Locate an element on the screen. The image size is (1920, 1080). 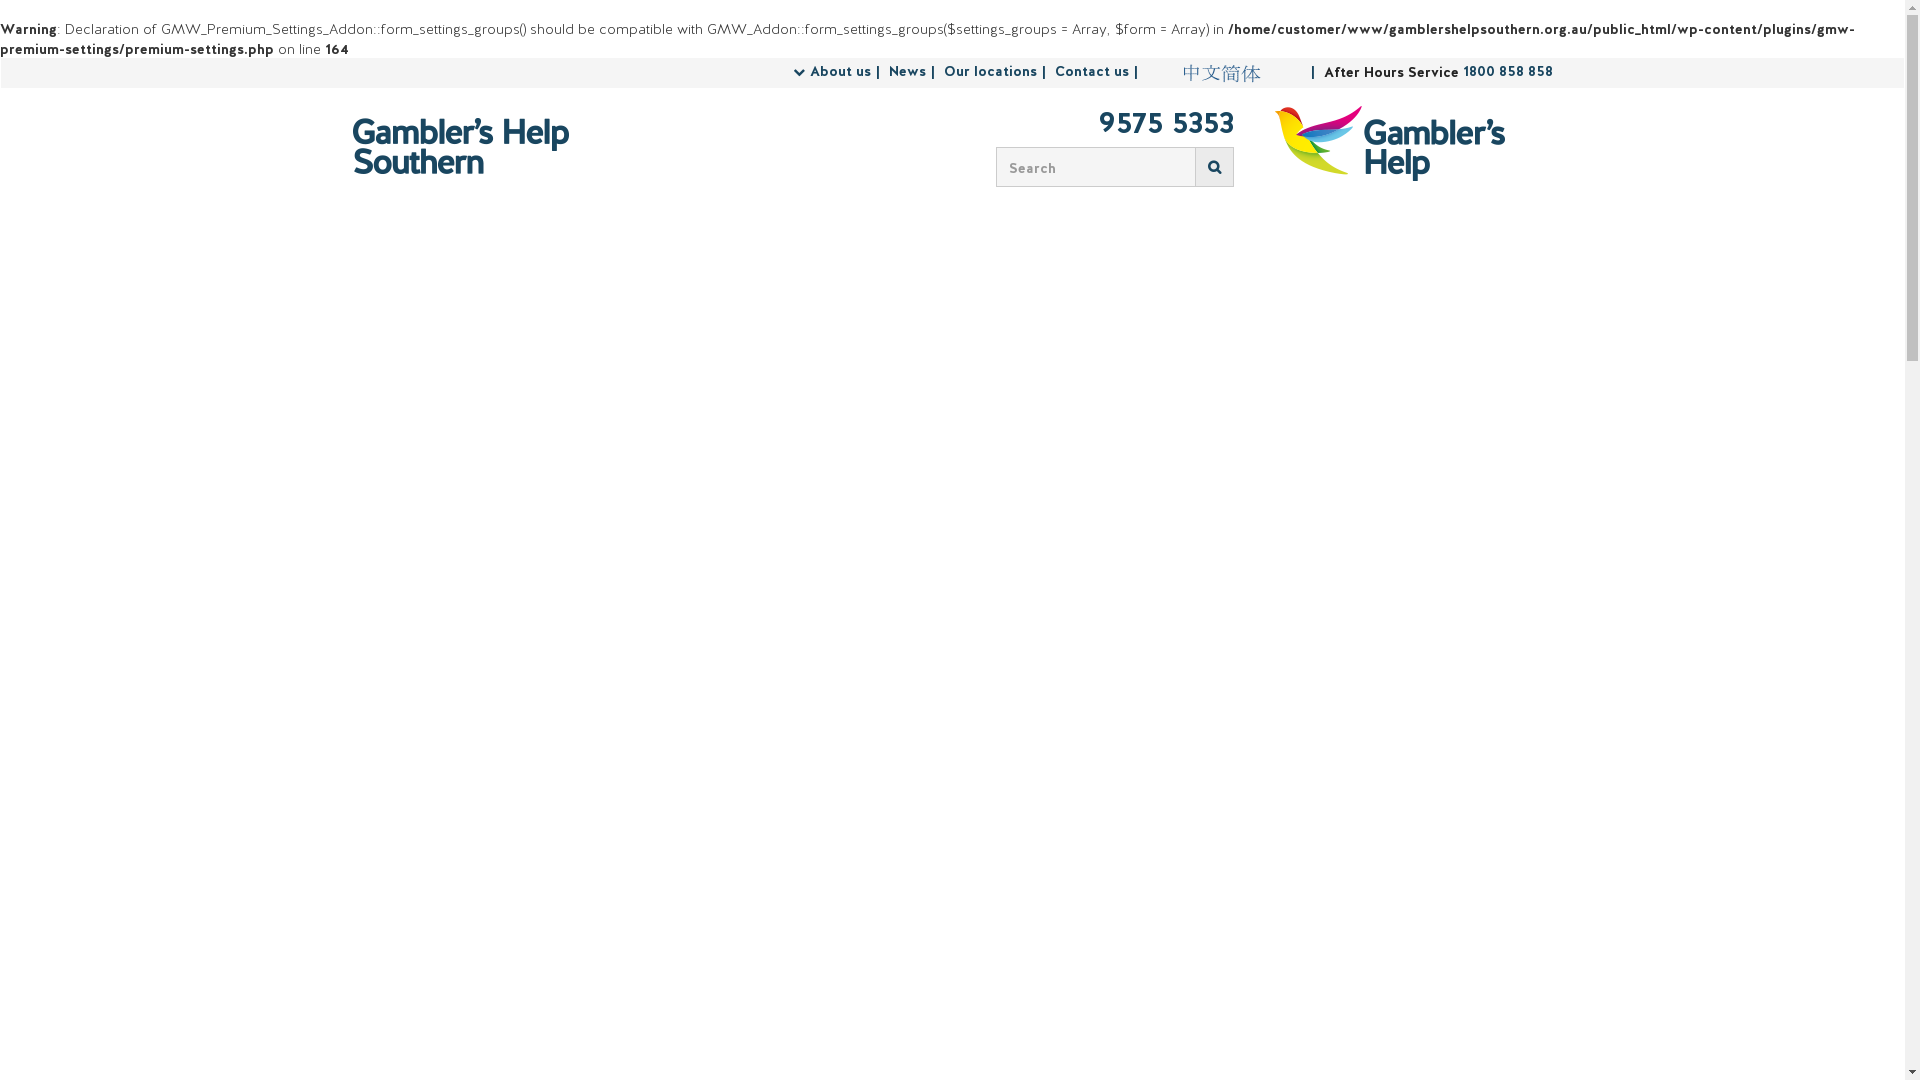
'Our locations' is located at coordinates (997, 71).